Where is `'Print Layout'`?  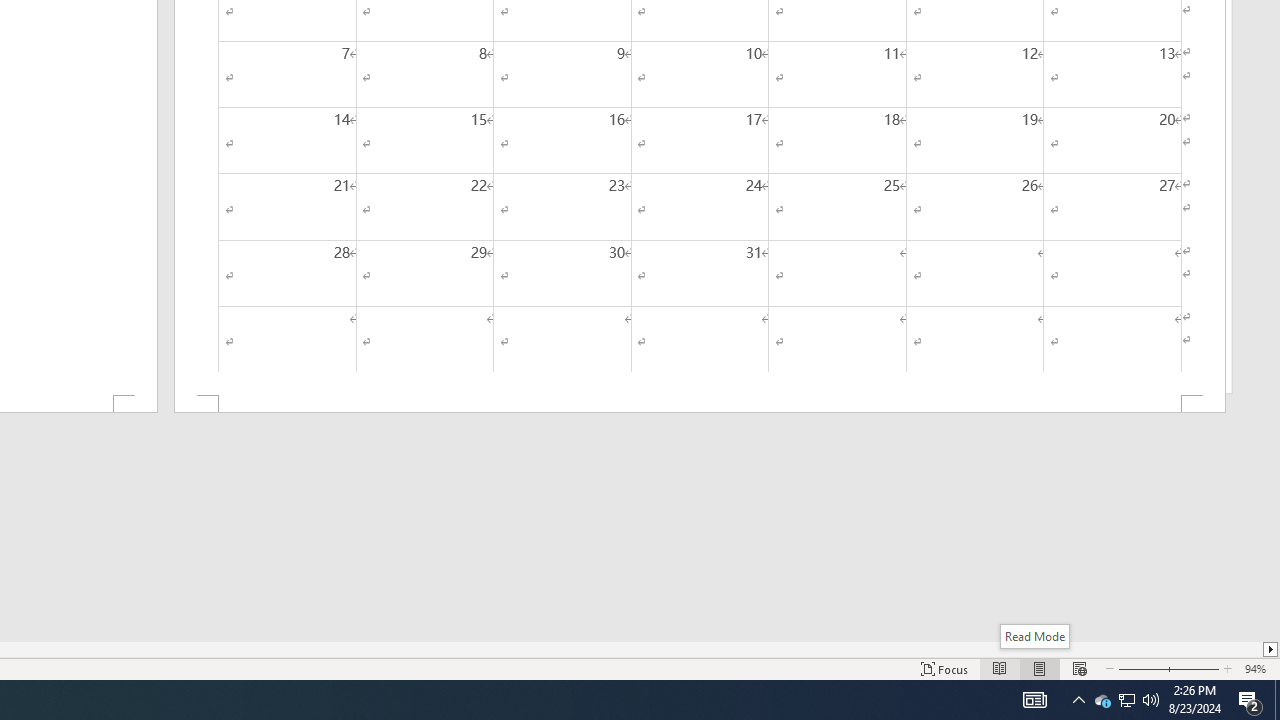
'Print Layout' is located at coordinates (1040, 669).